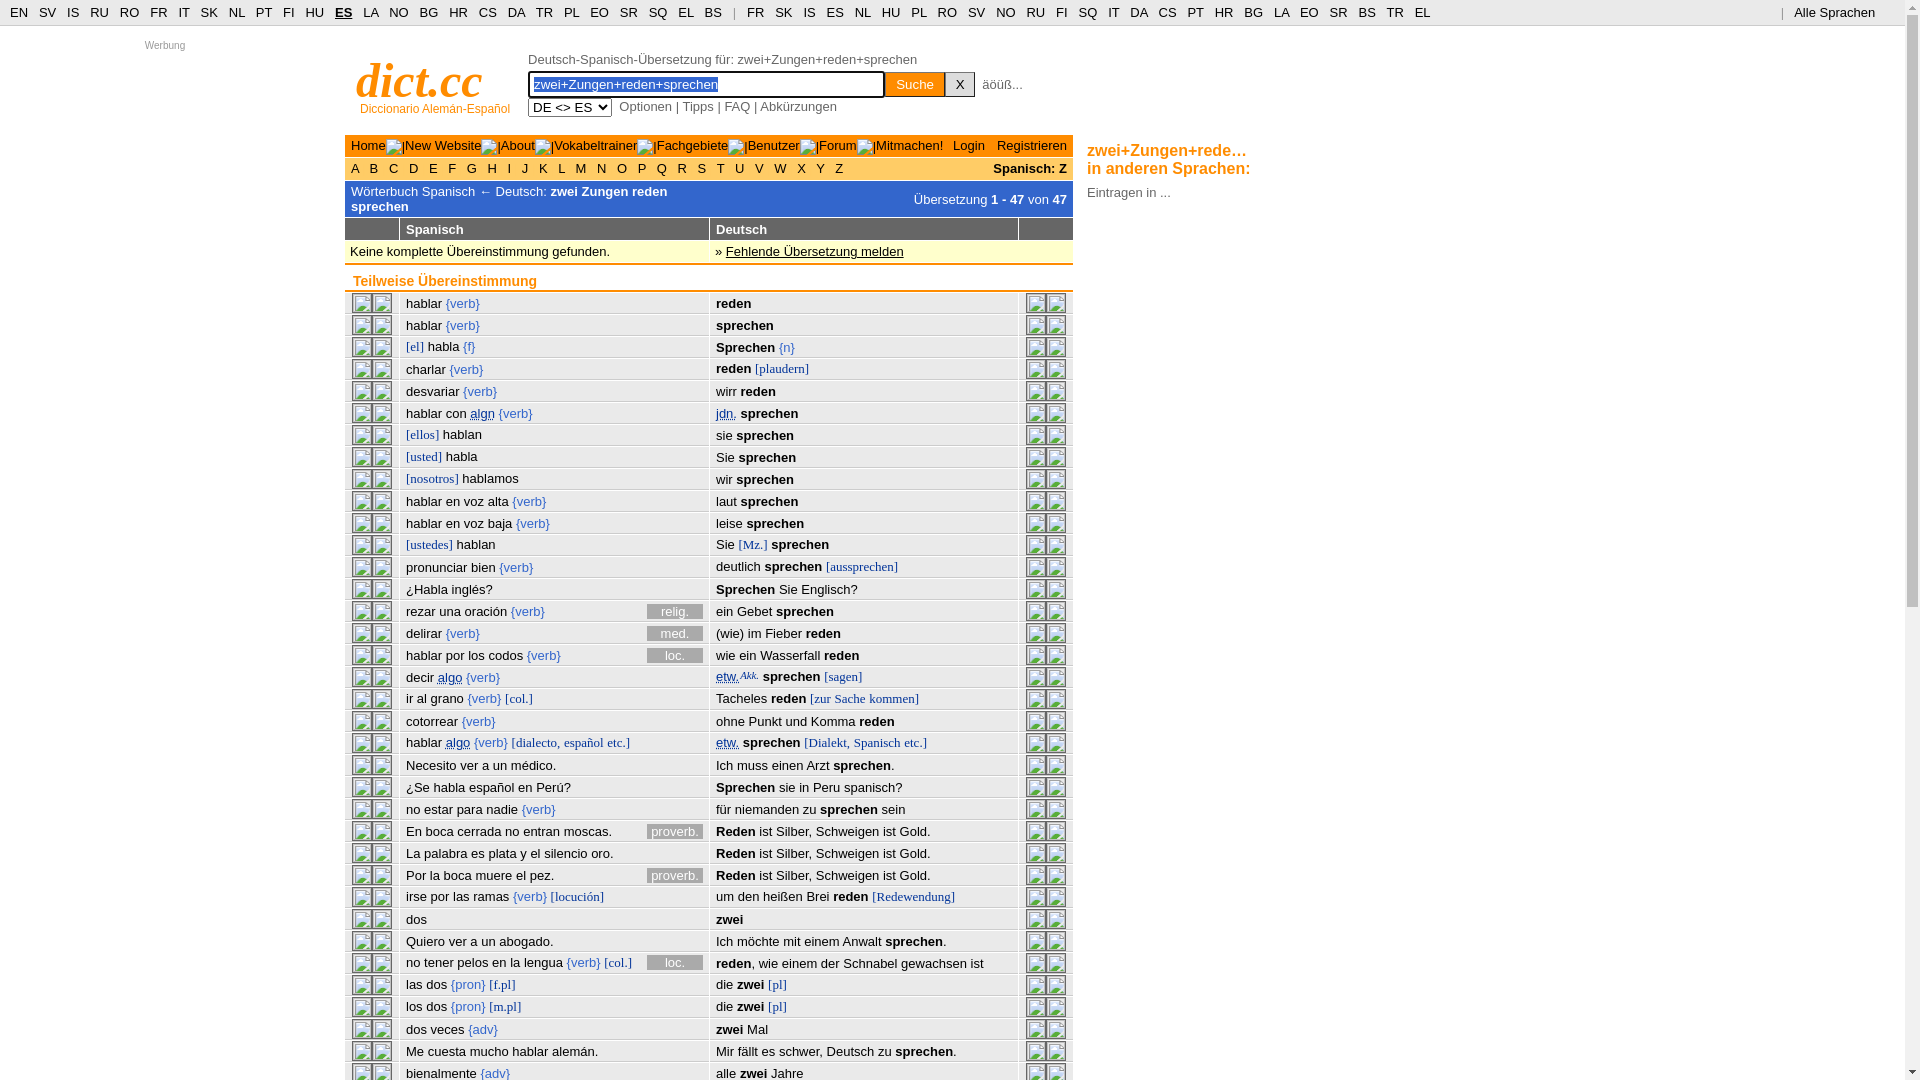 This screenshot has height=1080, width=1920. What do you see at coordinates (823, 633) in the screenshot?
I see `'reden'` at bounding box center [823, 633].